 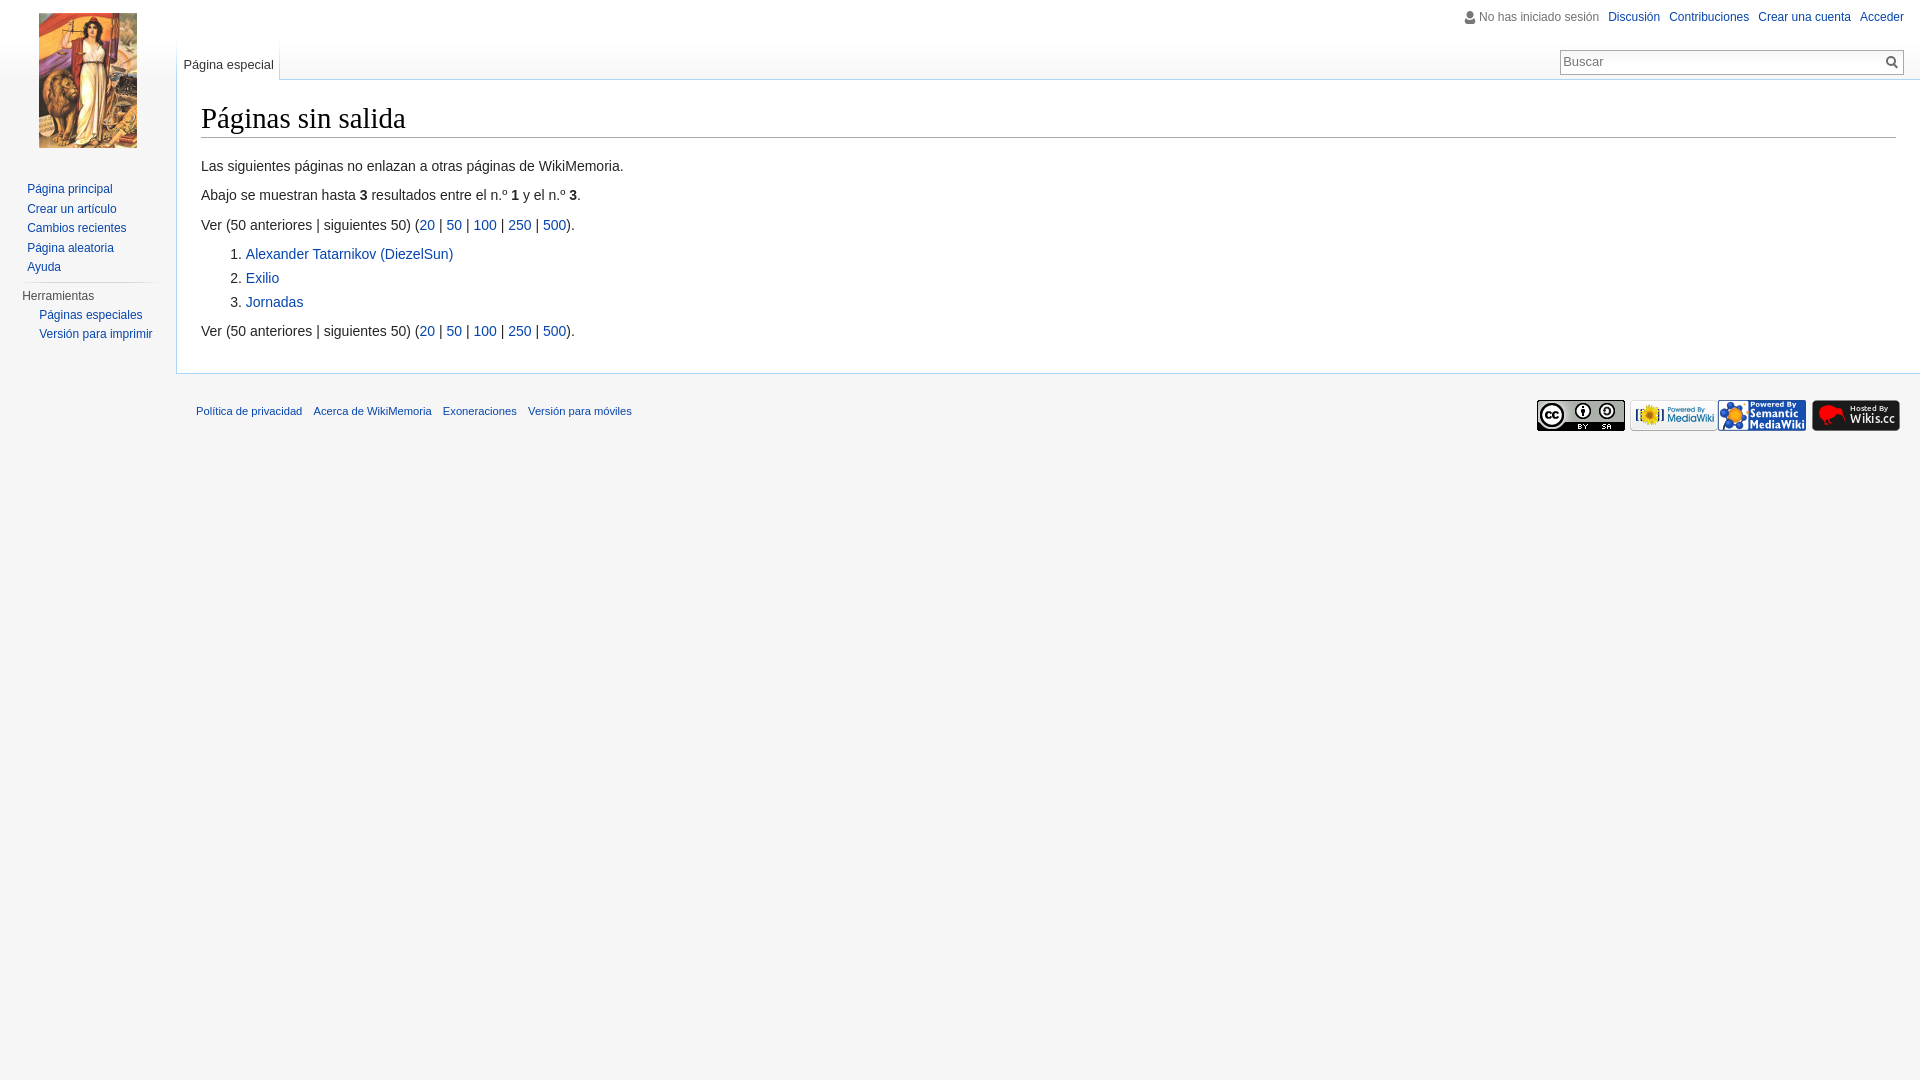 I want to click on 'Ayuda', so click(x=43, y=265).